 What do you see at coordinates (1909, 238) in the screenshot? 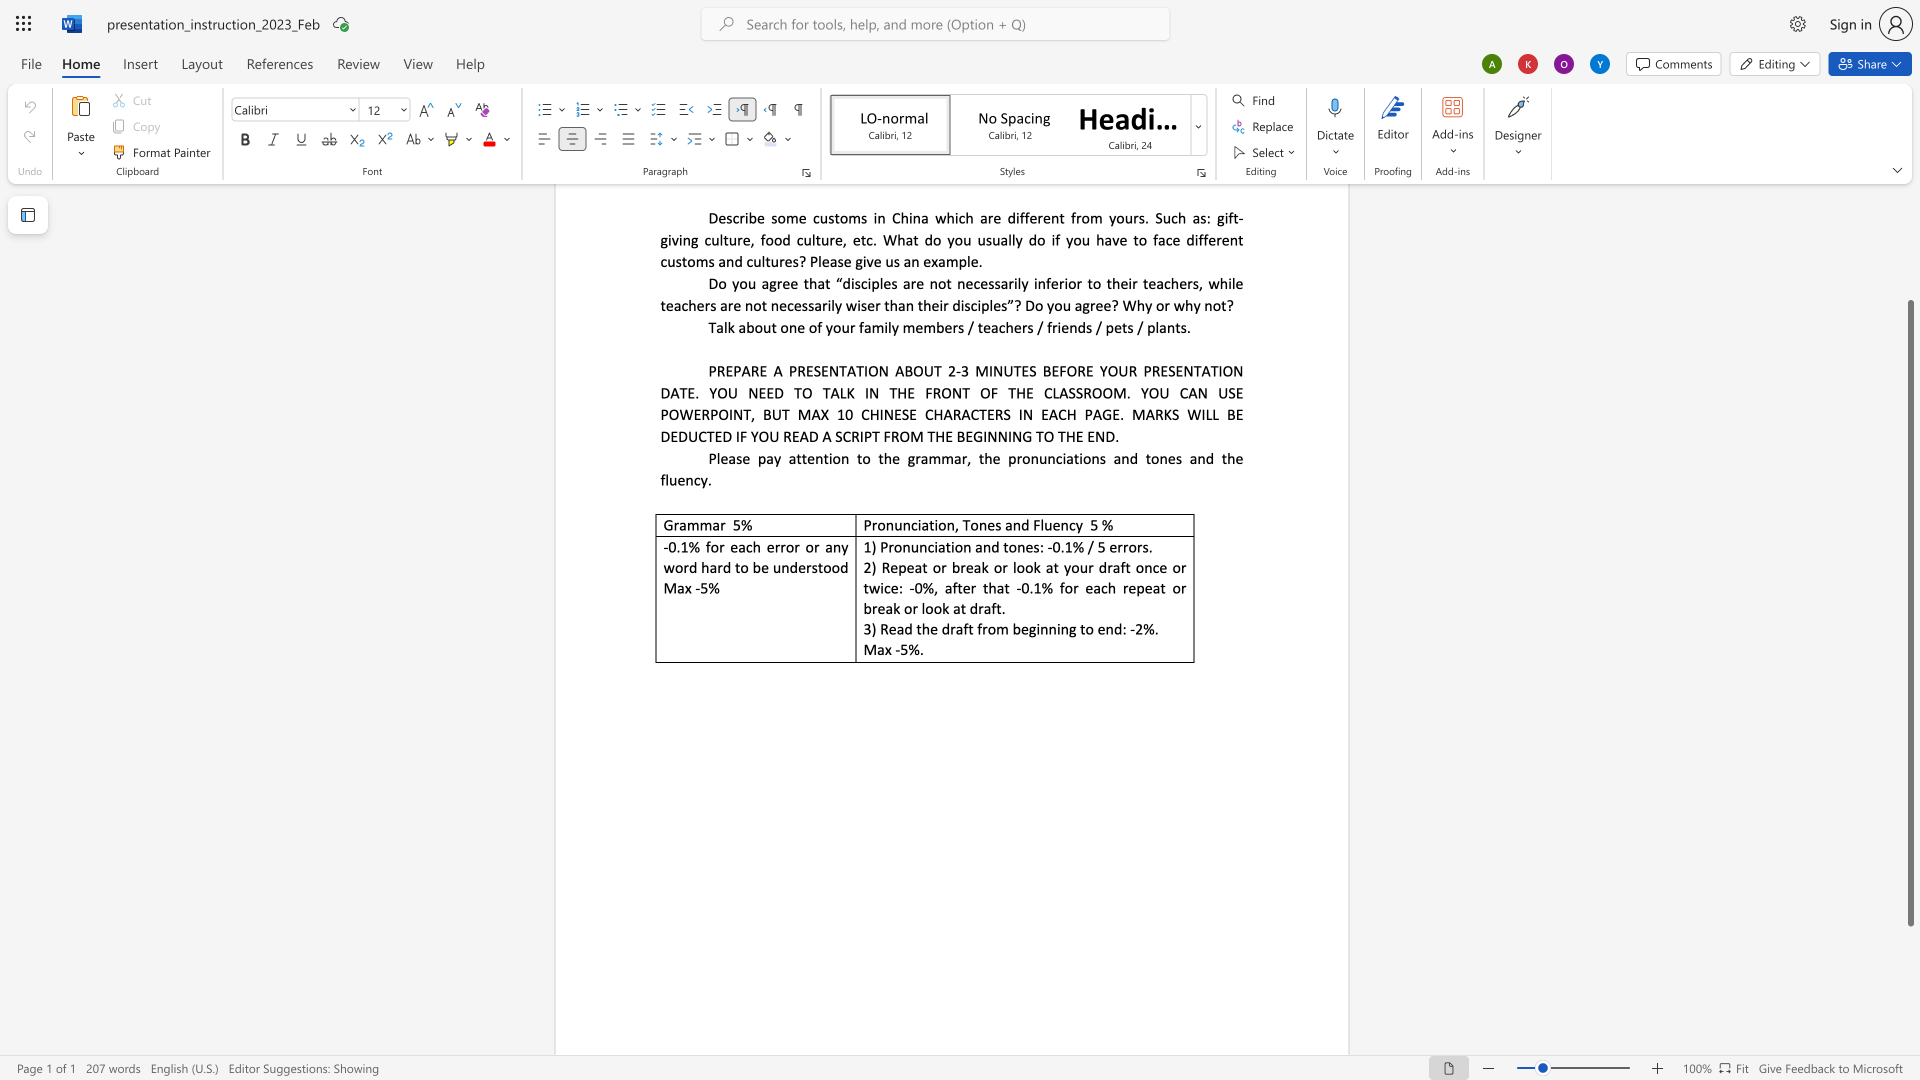
I see `the vertical scrollbar to raise the page content` at bounding box center [1909, 238].